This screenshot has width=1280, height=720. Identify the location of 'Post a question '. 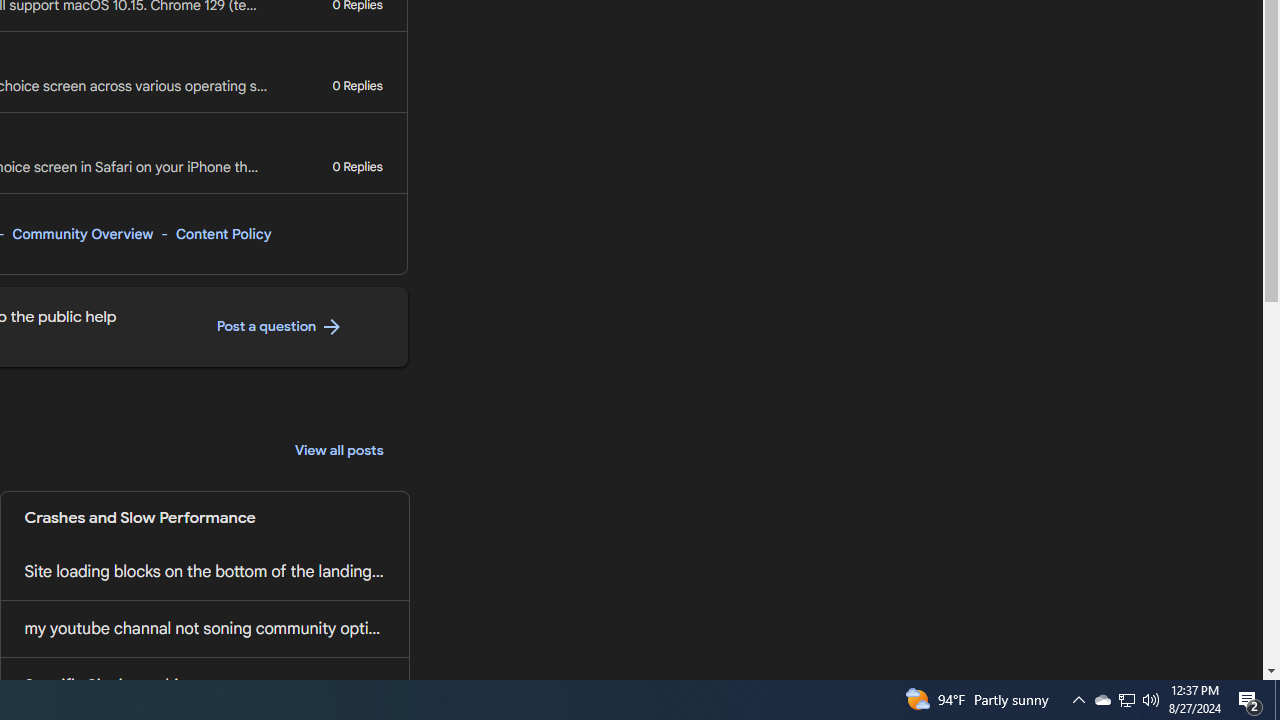
(279, 326).